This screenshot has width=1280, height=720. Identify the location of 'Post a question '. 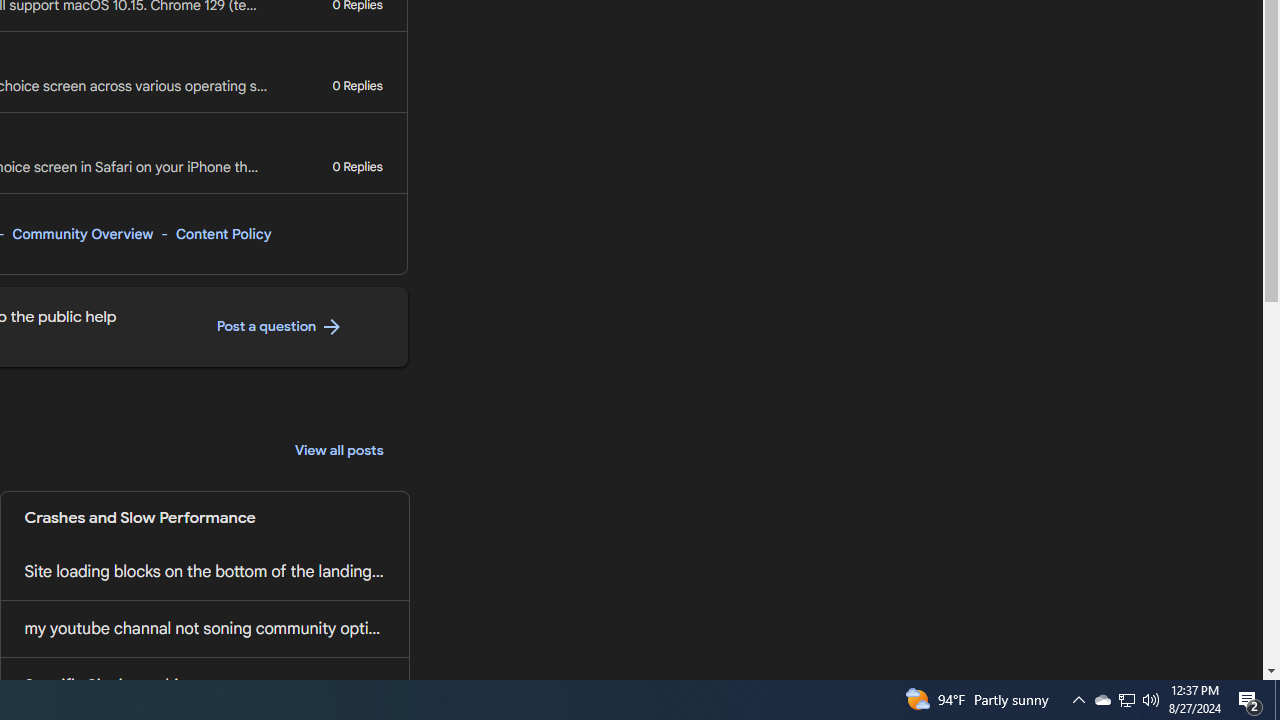
(279, 326).